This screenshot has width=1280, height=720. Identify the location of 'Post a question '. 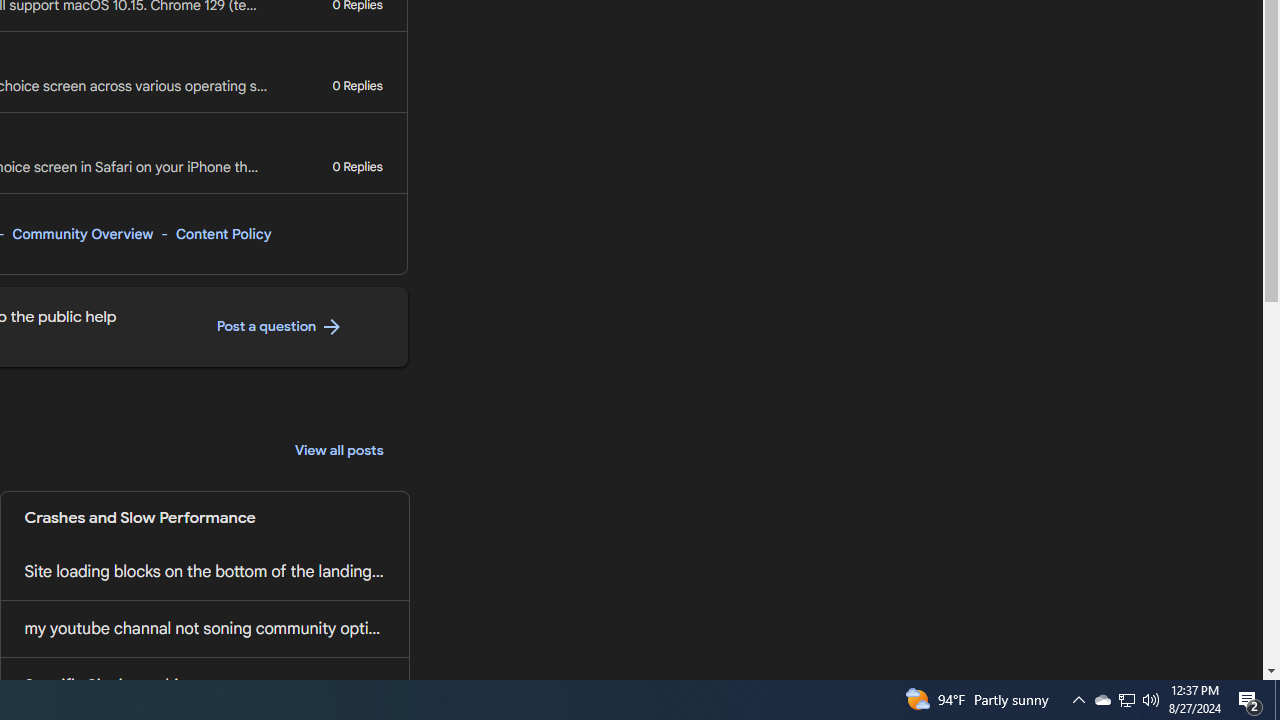
(279, 326).